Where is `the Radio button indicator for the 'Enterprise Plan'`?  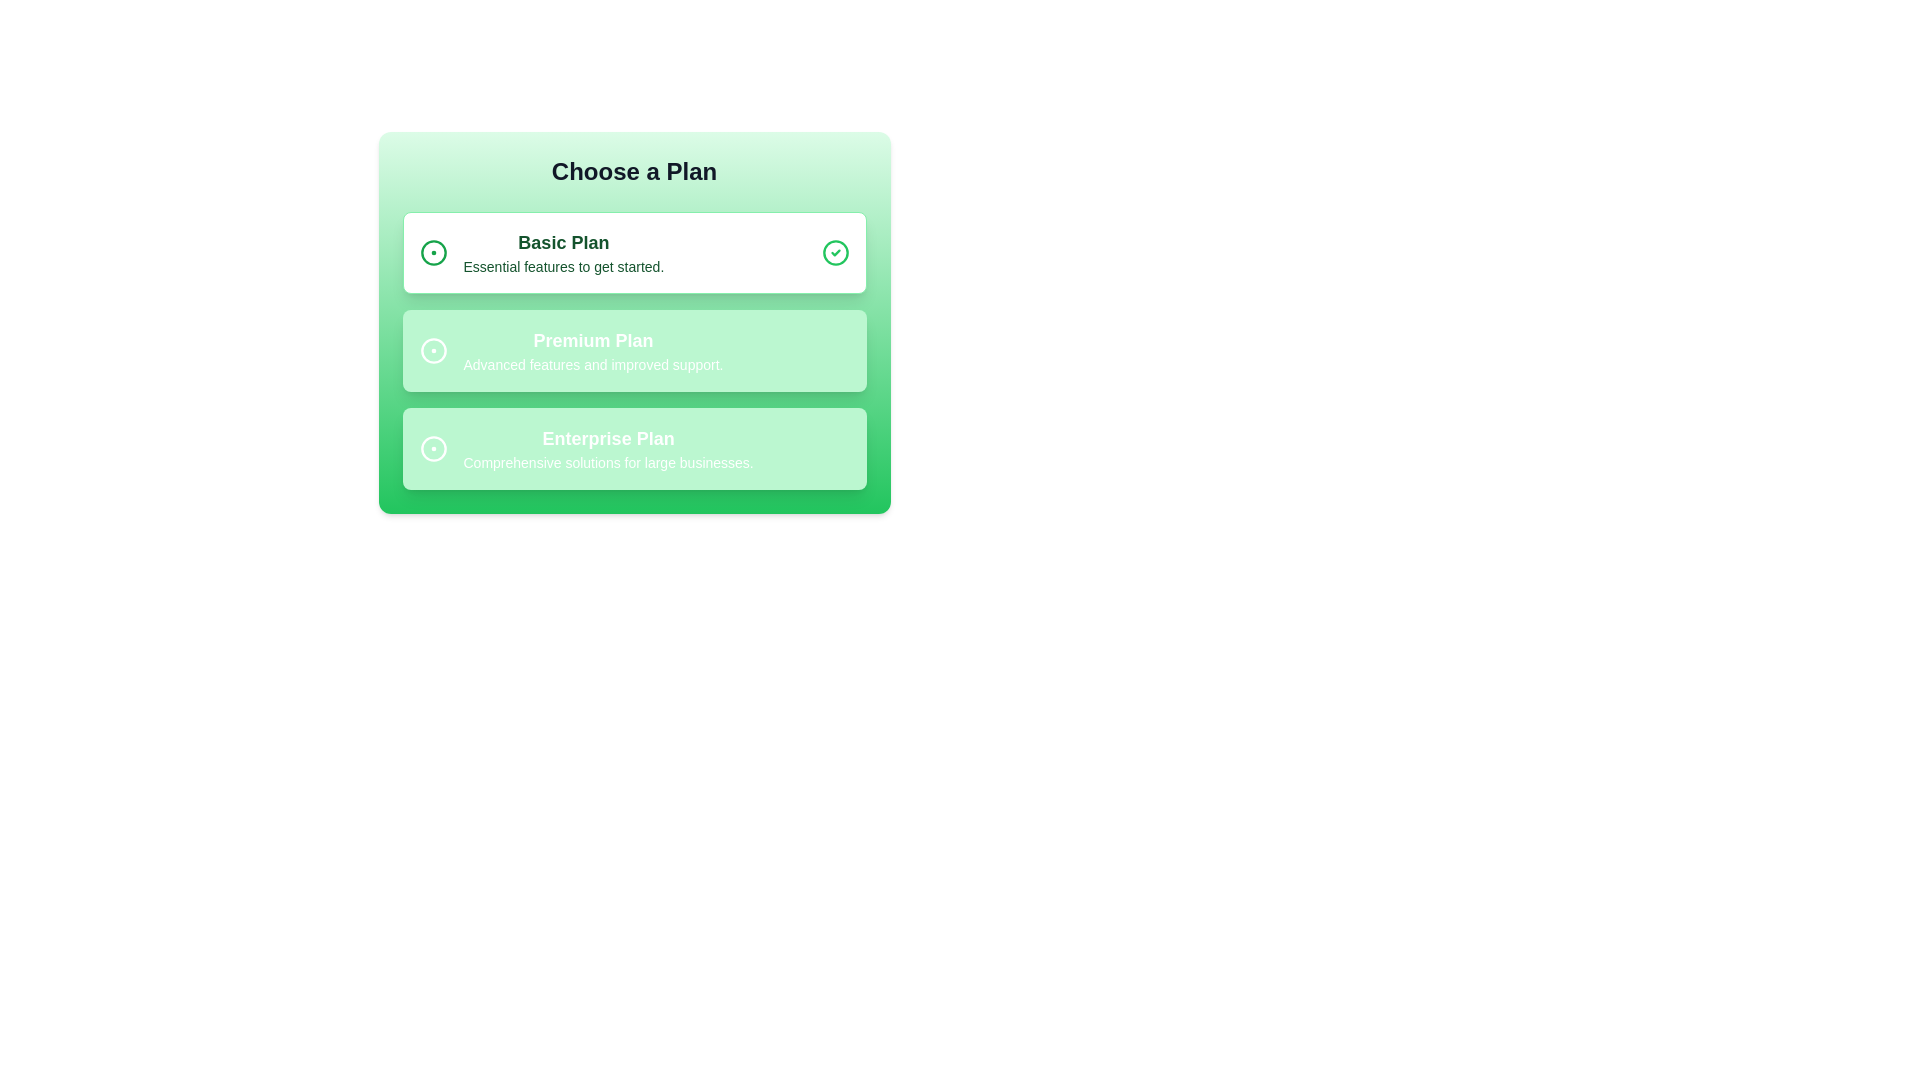
the Radio button indicator for the 'Enterprise Plan' is located at coordinates (432, 447).